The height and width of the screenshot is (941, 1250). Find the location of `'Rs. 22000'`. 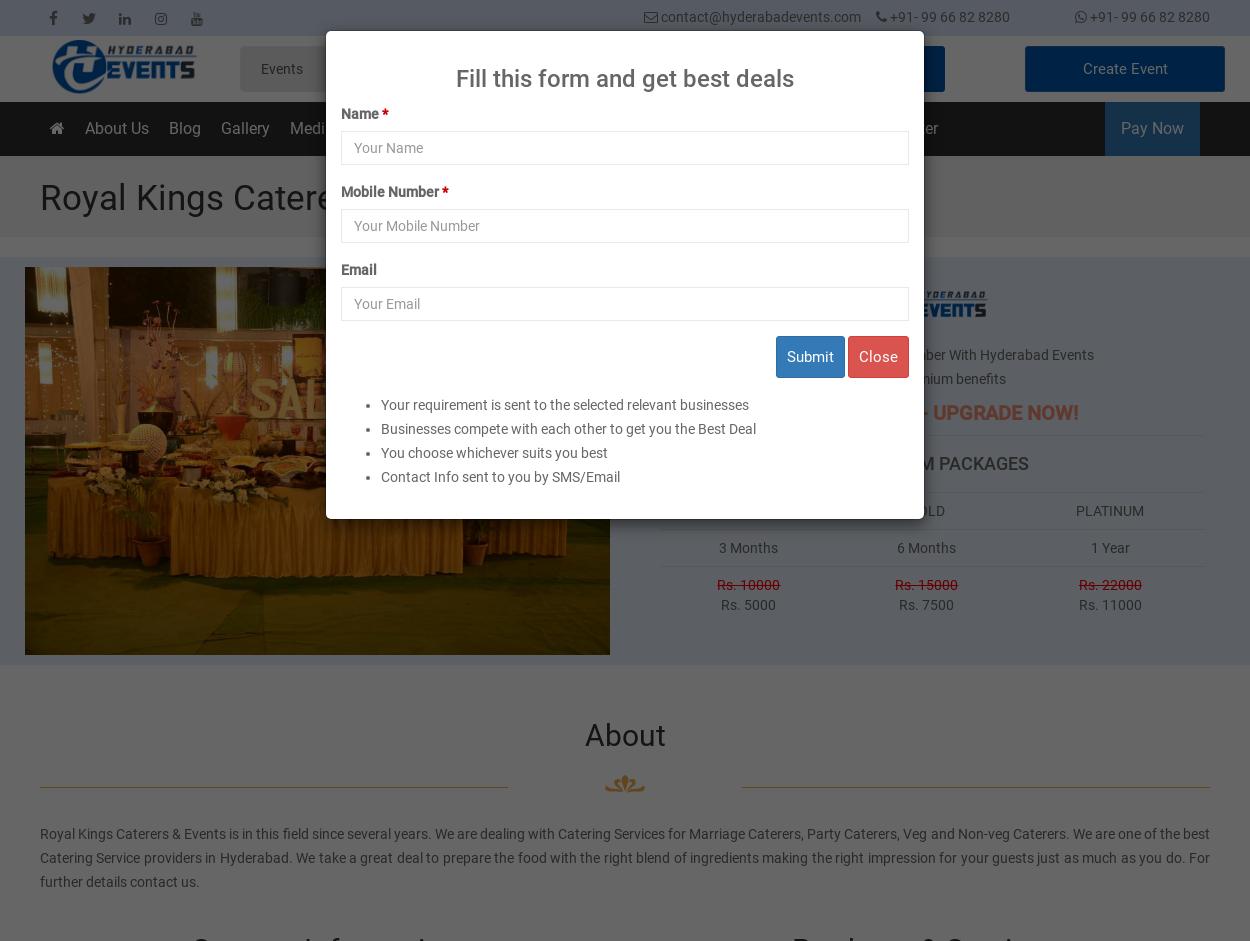

'Rs. 22000' is located at coordinates (1108, 582).